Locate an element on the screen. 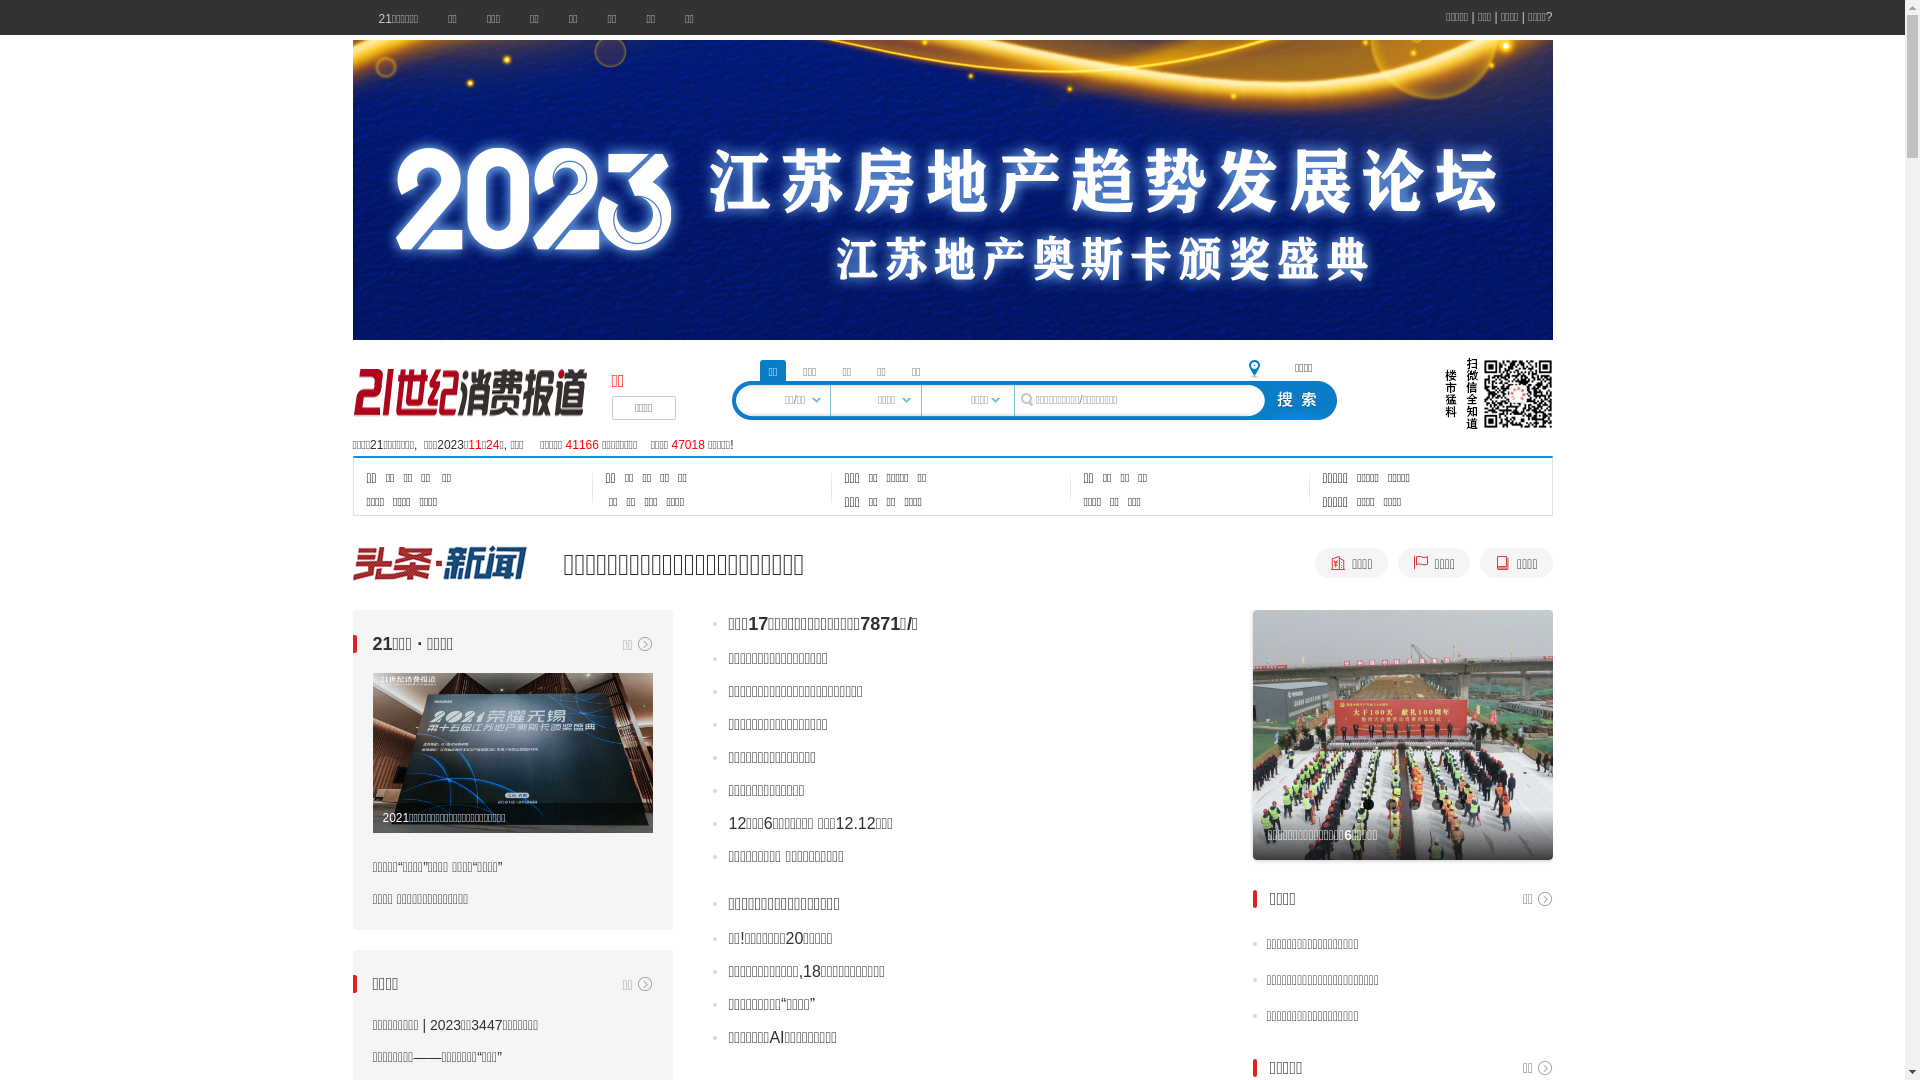 The image size is (1920, 1080). '4' is located at coordinates (1412, 803).